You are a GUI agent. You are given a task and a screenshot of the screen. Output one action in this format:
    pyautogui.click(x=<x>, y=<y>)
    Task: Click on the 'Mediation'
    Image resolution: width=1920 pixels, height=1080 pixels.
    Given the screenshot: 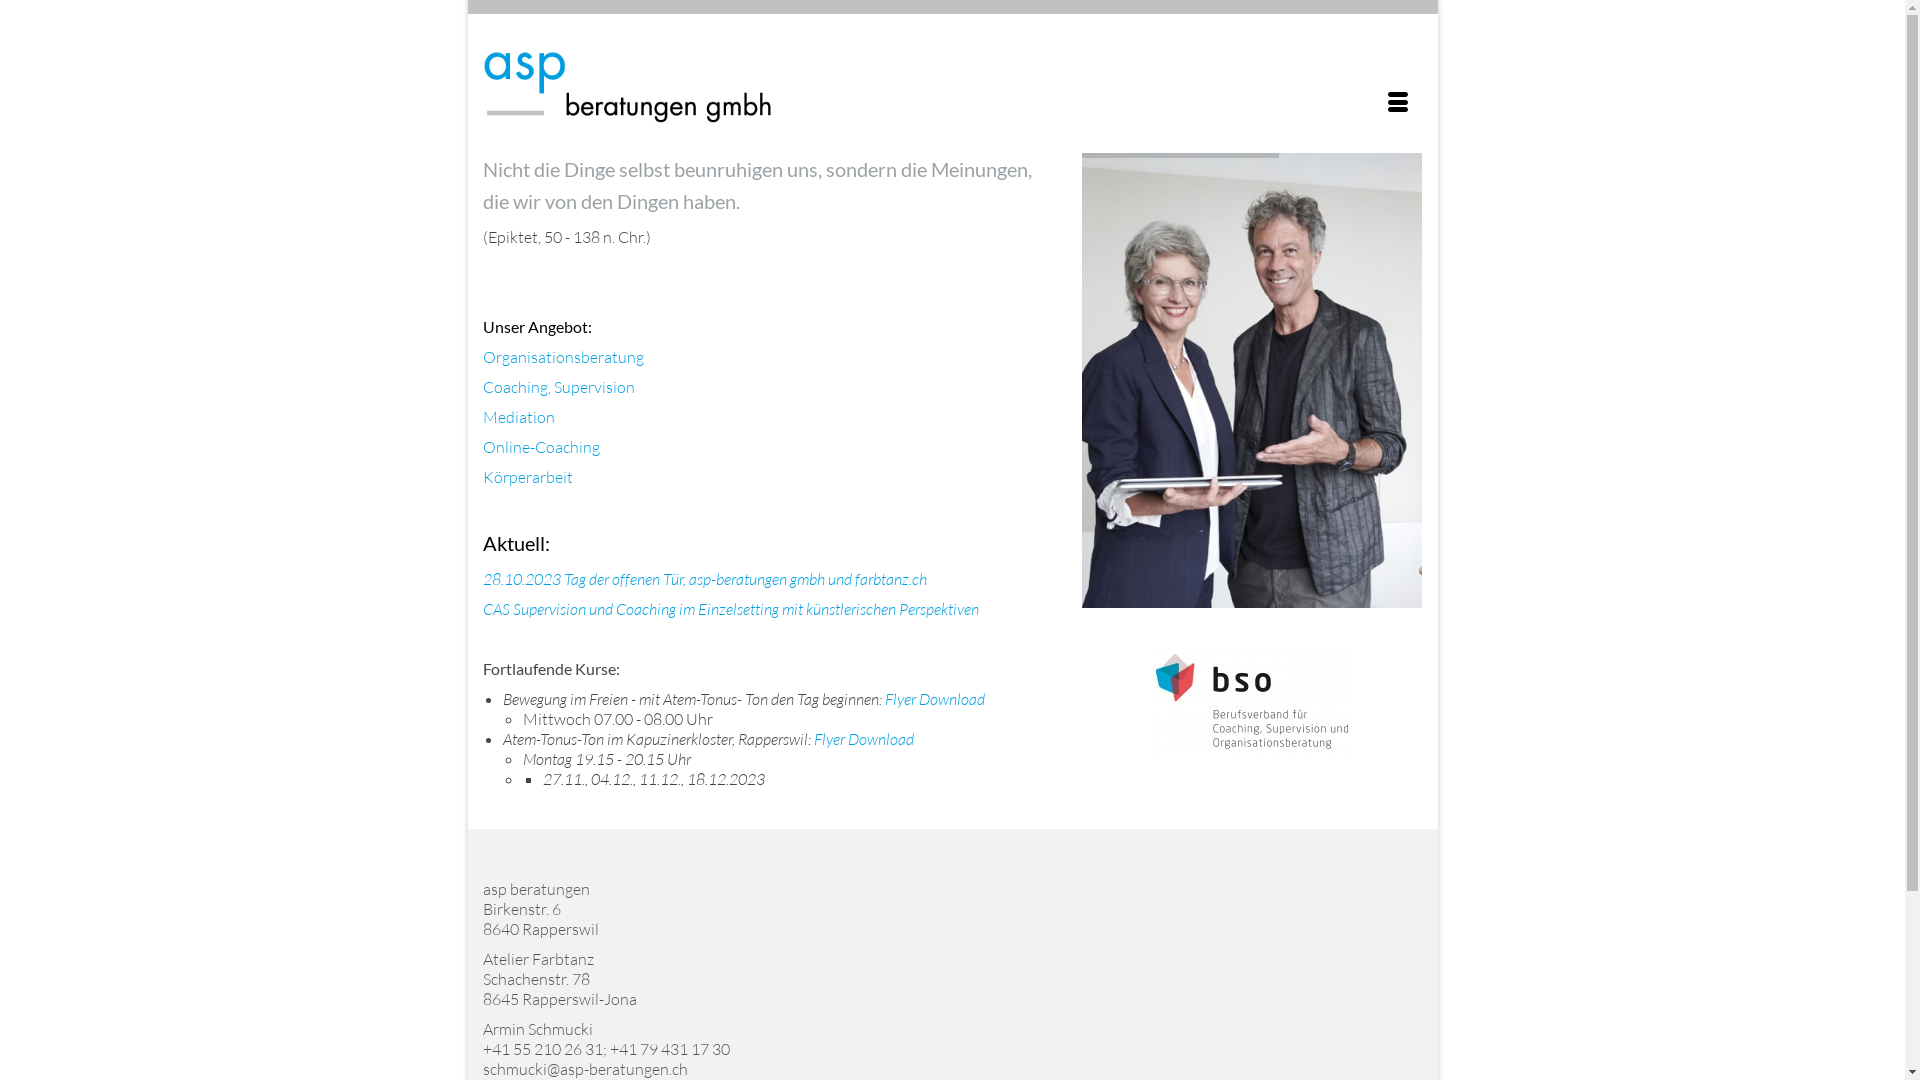 What is the action you would take?
    pyautogui.click(x=518, y=415)
    